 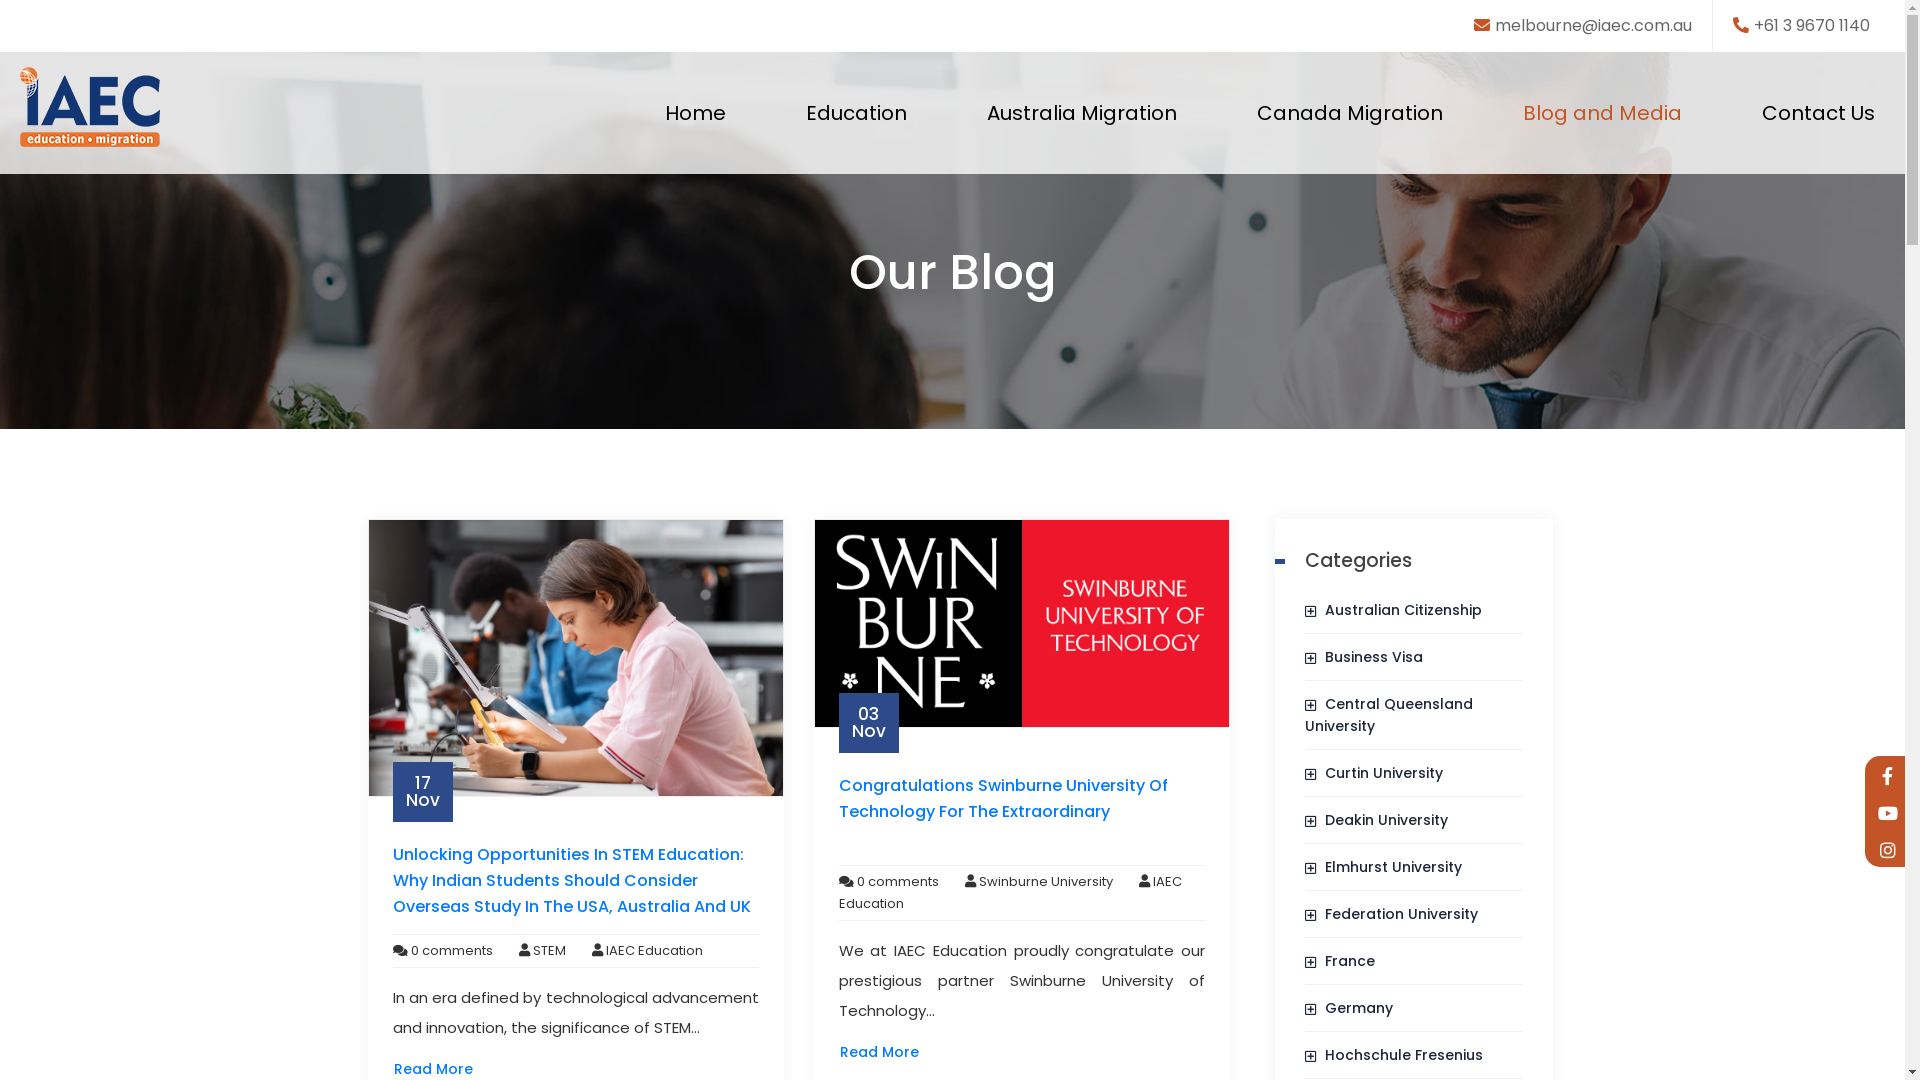 What do you see at coordinates (1512, 112) in the screenshot?
I see `'Blog and Media'` at bounding box center [1512, 112].